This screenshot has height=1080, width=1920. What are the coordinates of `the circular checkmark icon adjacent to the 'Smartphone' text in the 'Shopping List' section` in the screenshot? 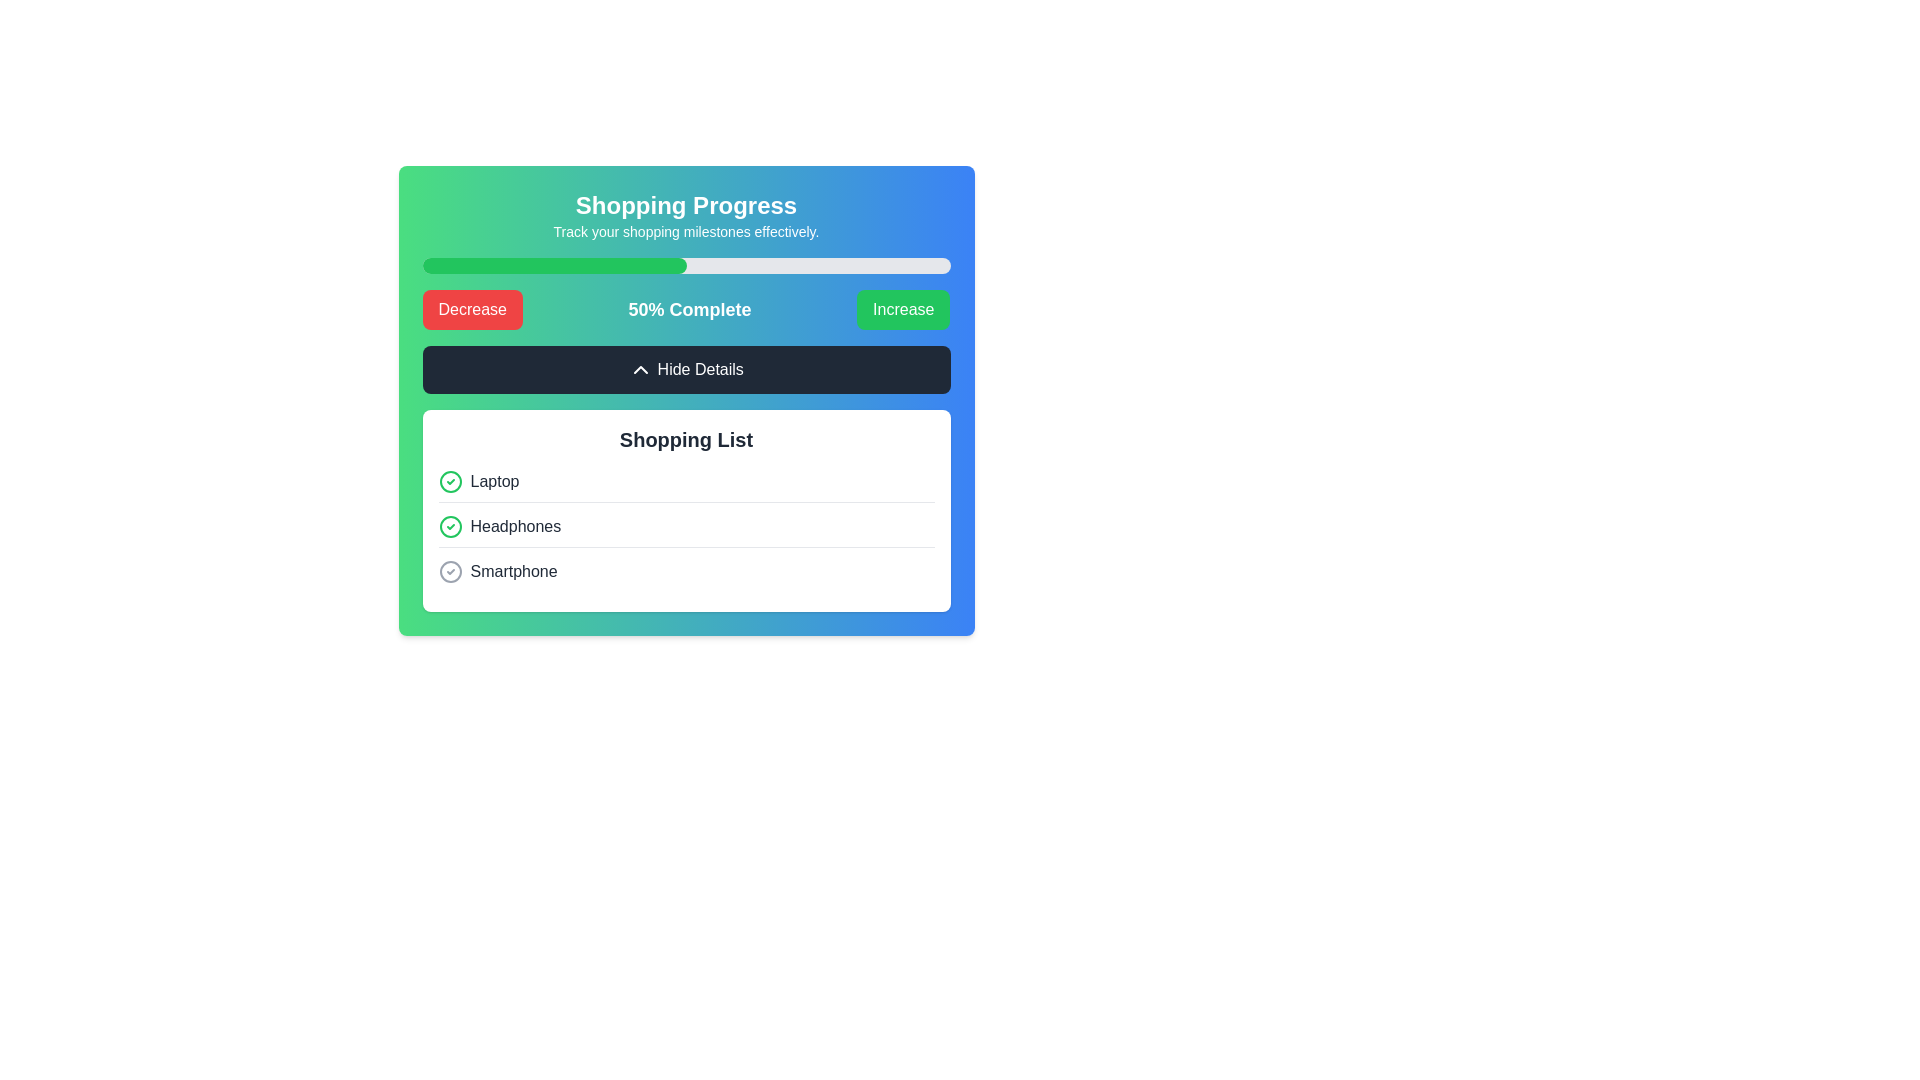 It's located at (449, 571).